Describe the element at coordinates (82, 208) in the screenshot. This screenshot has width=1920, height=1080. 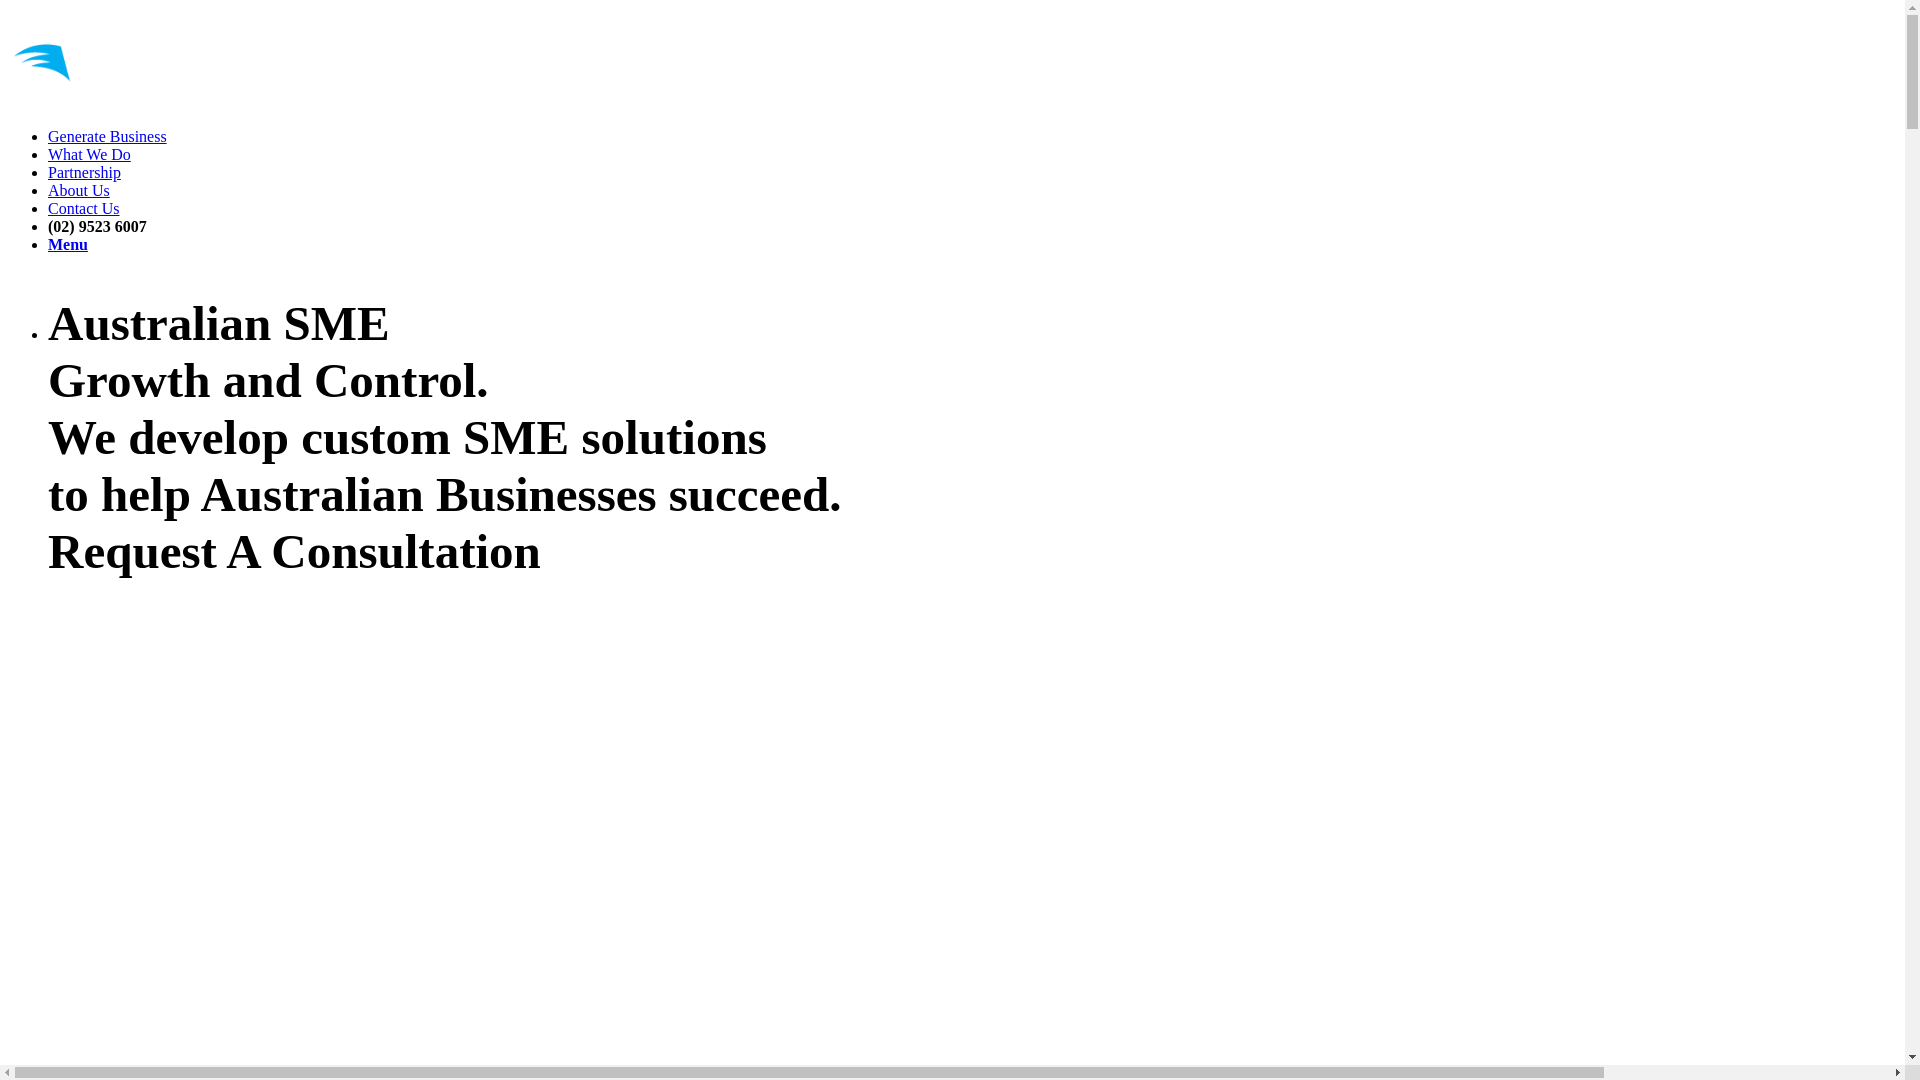
I see `'Contact Us'` at that location.